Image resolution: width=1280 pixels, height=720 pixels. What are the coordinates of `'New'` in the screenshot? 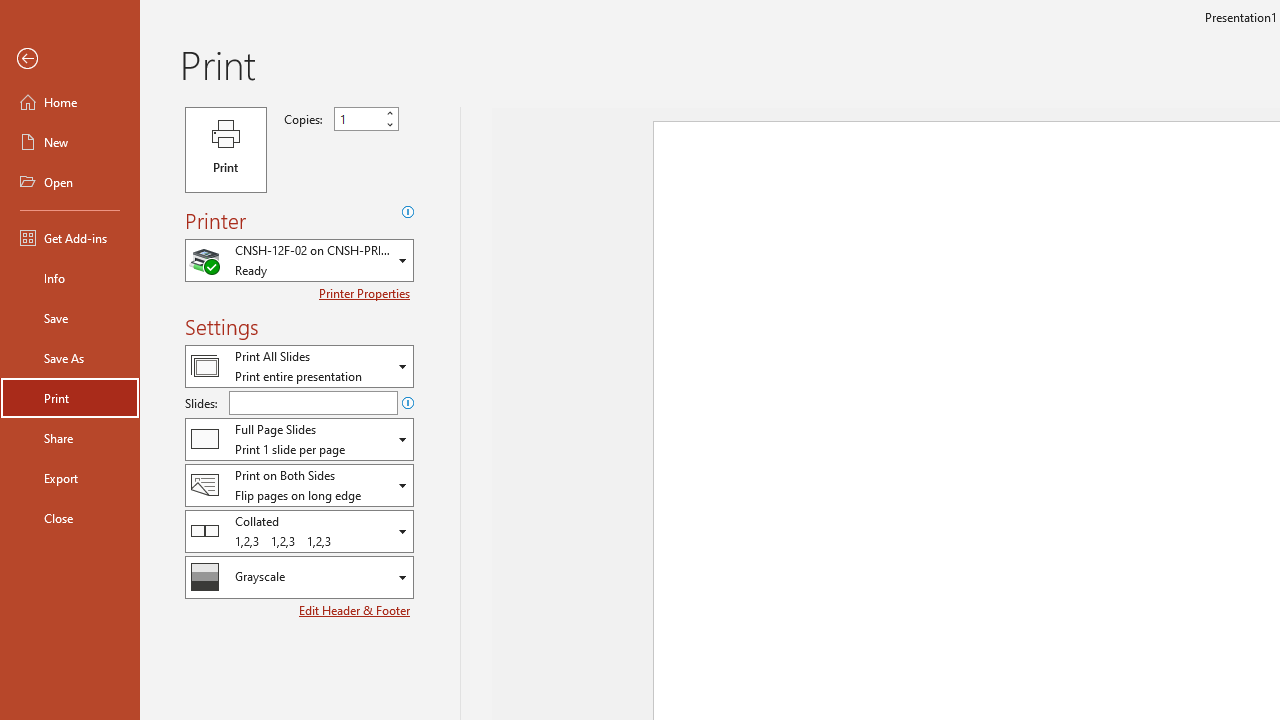 It's located at (69, 140).